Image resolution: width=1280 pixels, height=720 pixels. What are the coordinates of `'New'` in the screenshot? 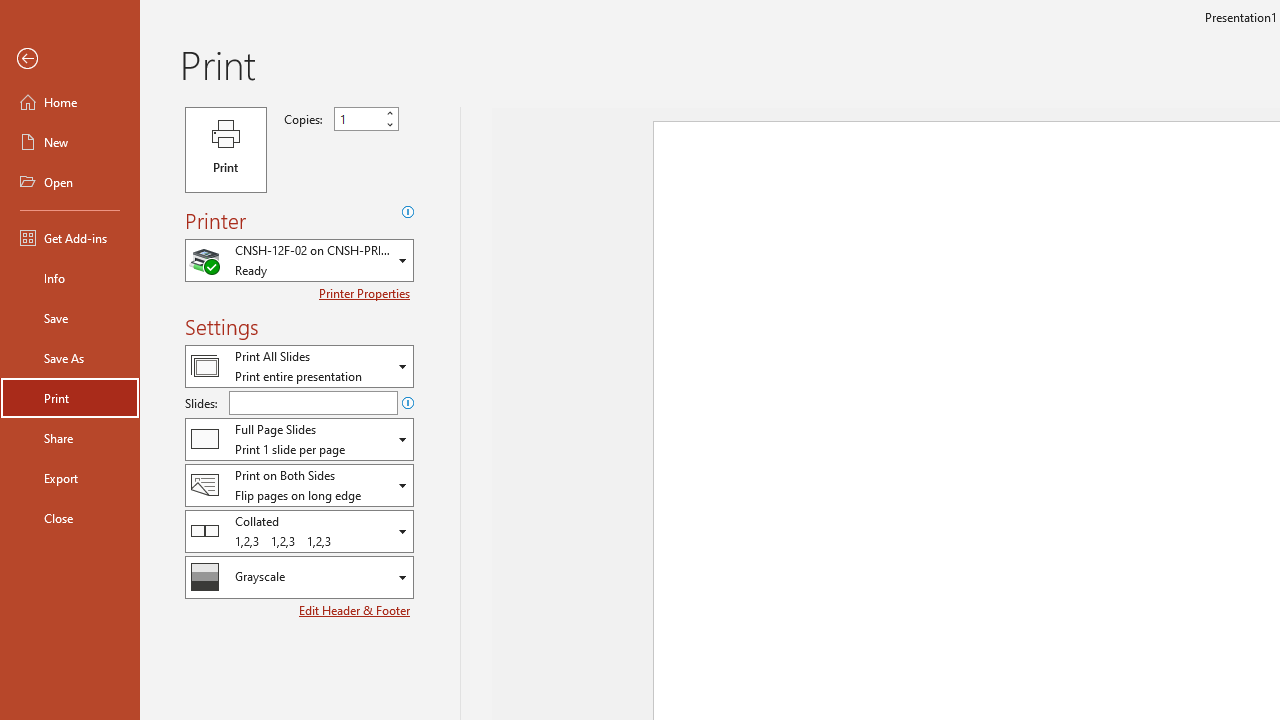 It's located at (69, 140).